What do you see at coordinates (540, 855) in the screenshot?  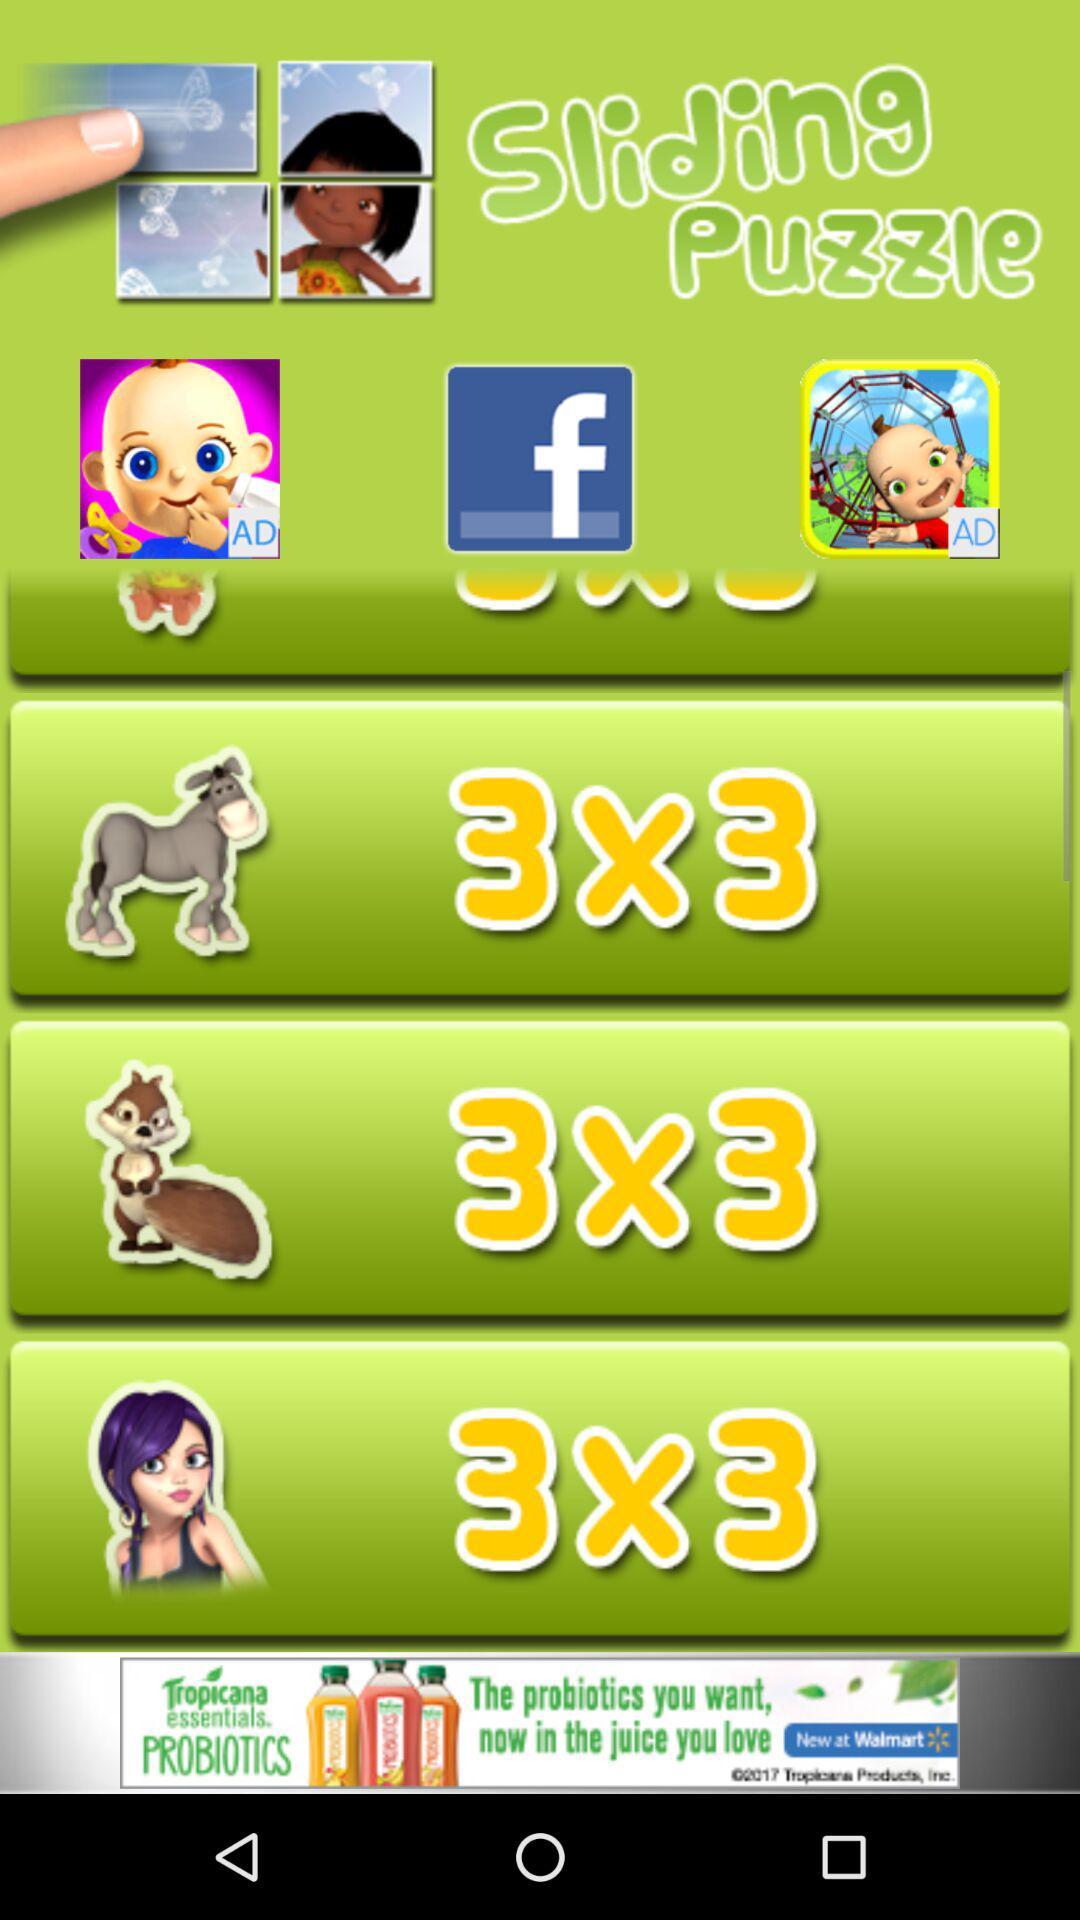 I see `open the puzzle` at bounding box center [540, 855].